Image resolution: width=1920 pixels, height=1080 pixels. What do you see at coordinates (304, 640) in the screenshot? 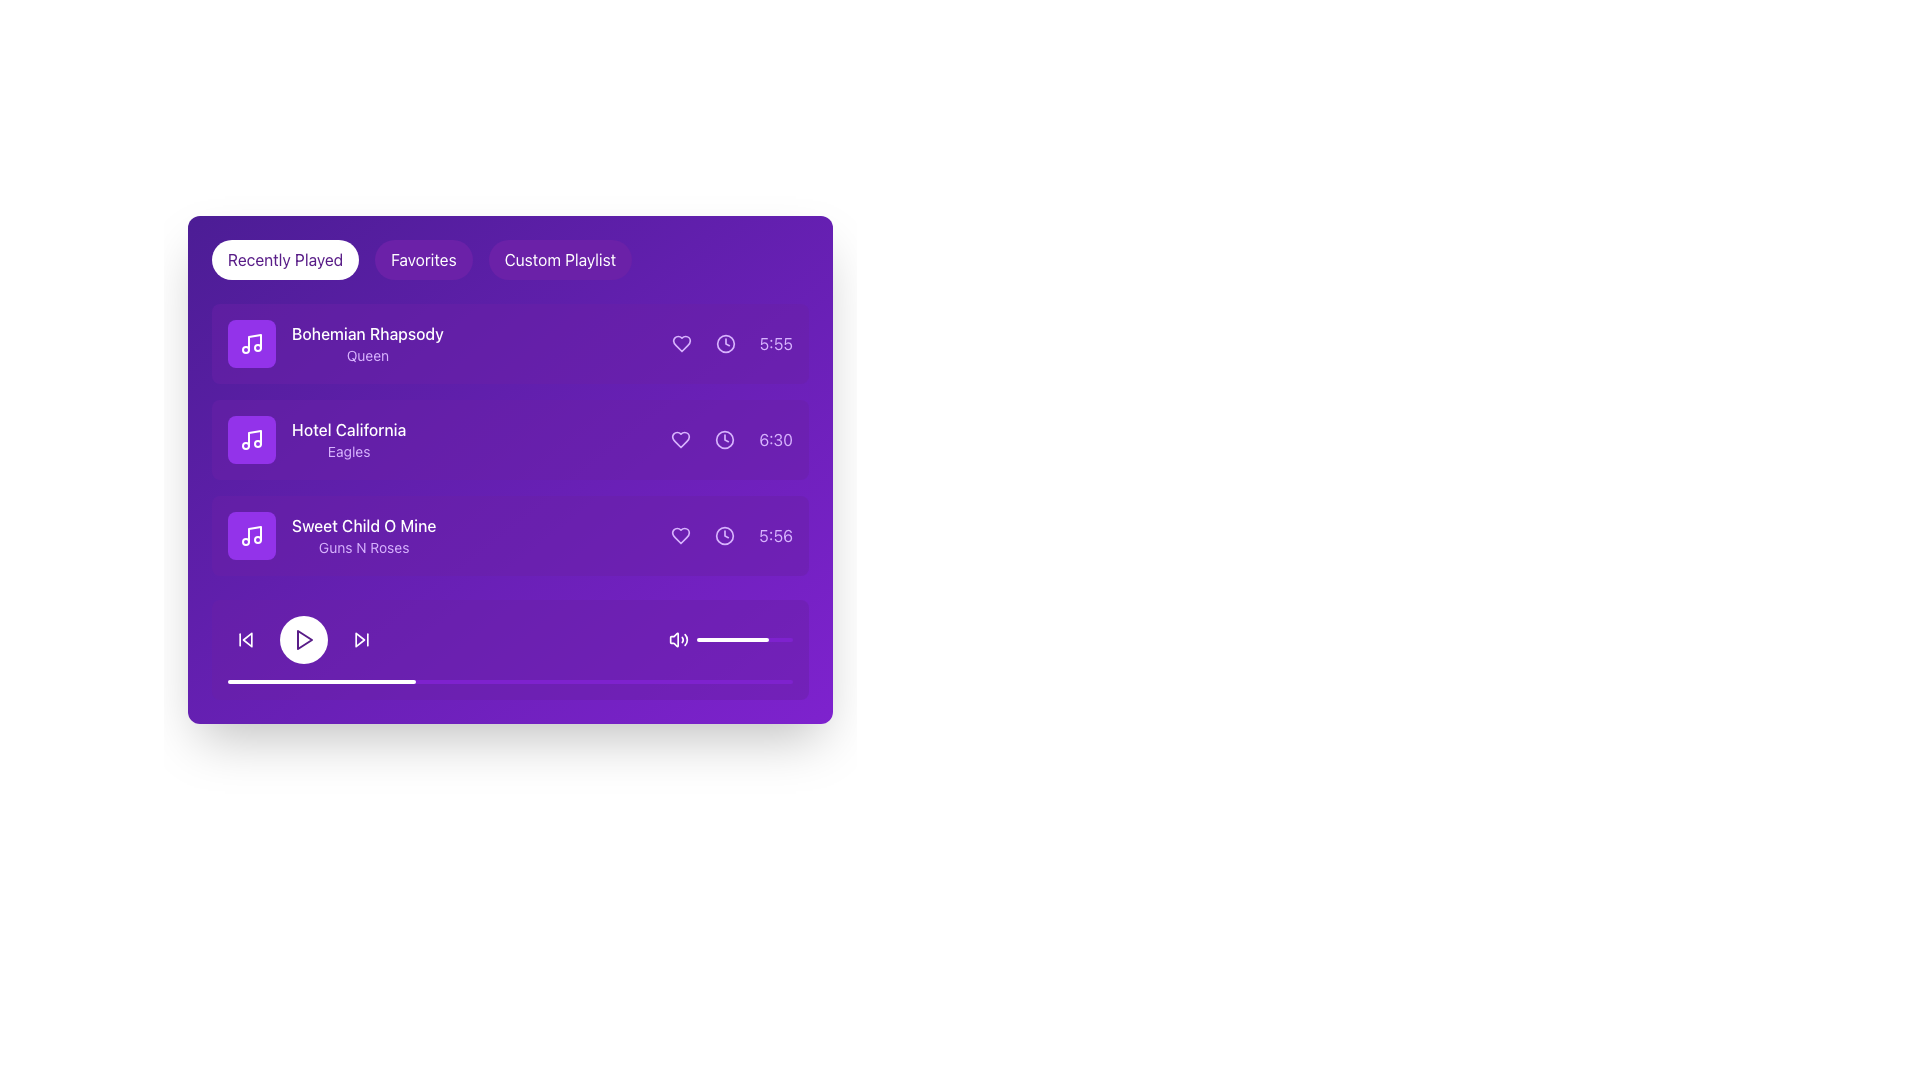
I see `the play icon in the circular play control button located in the bottom control bar of the music player interface` at bounding box center [304, 640].